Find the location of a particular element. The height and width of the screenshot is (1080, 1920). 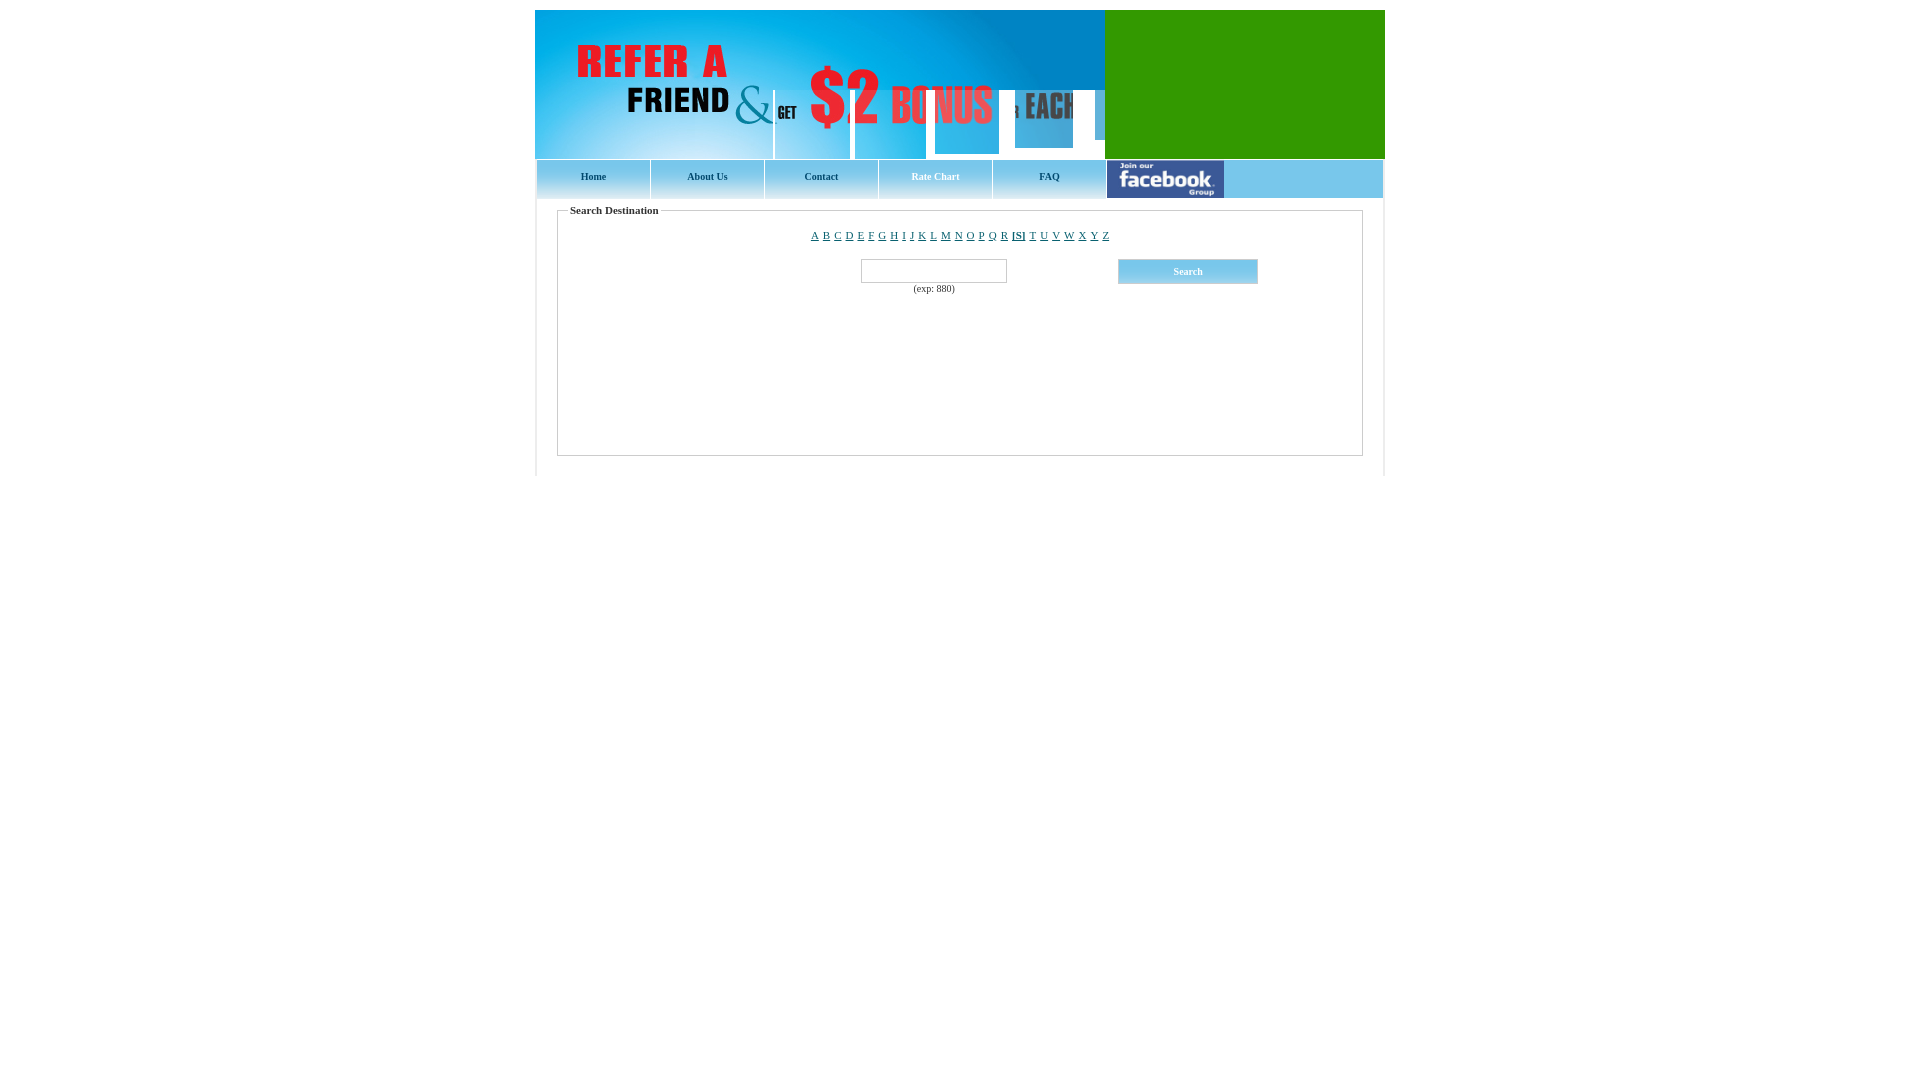

'F' is located at coordinates (870, 234).